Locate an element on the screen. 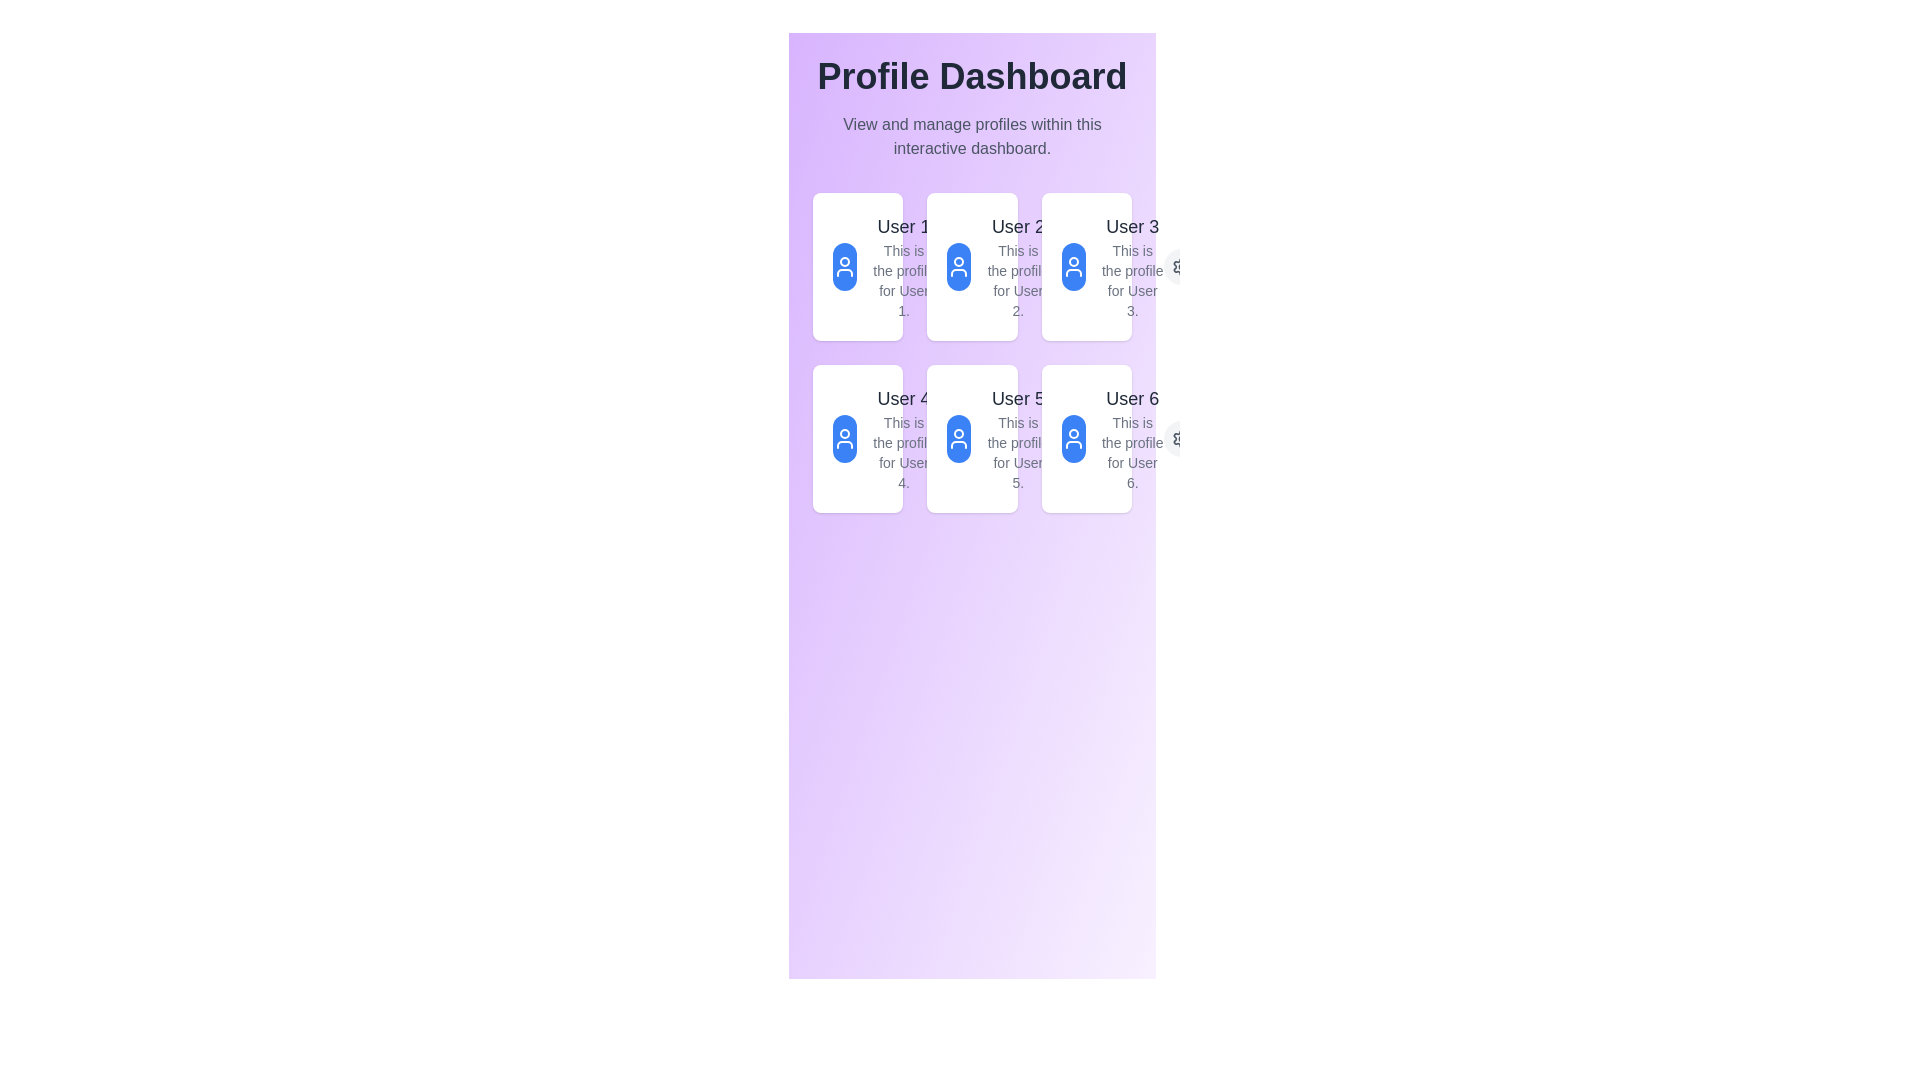 Image resolution: width=1920 pixels, height=1080 pixels. text displayed in the profile of User 6, located in the sixth slot of the grid layout on the rightmost column and second row is located at coordinates (1132, 438).